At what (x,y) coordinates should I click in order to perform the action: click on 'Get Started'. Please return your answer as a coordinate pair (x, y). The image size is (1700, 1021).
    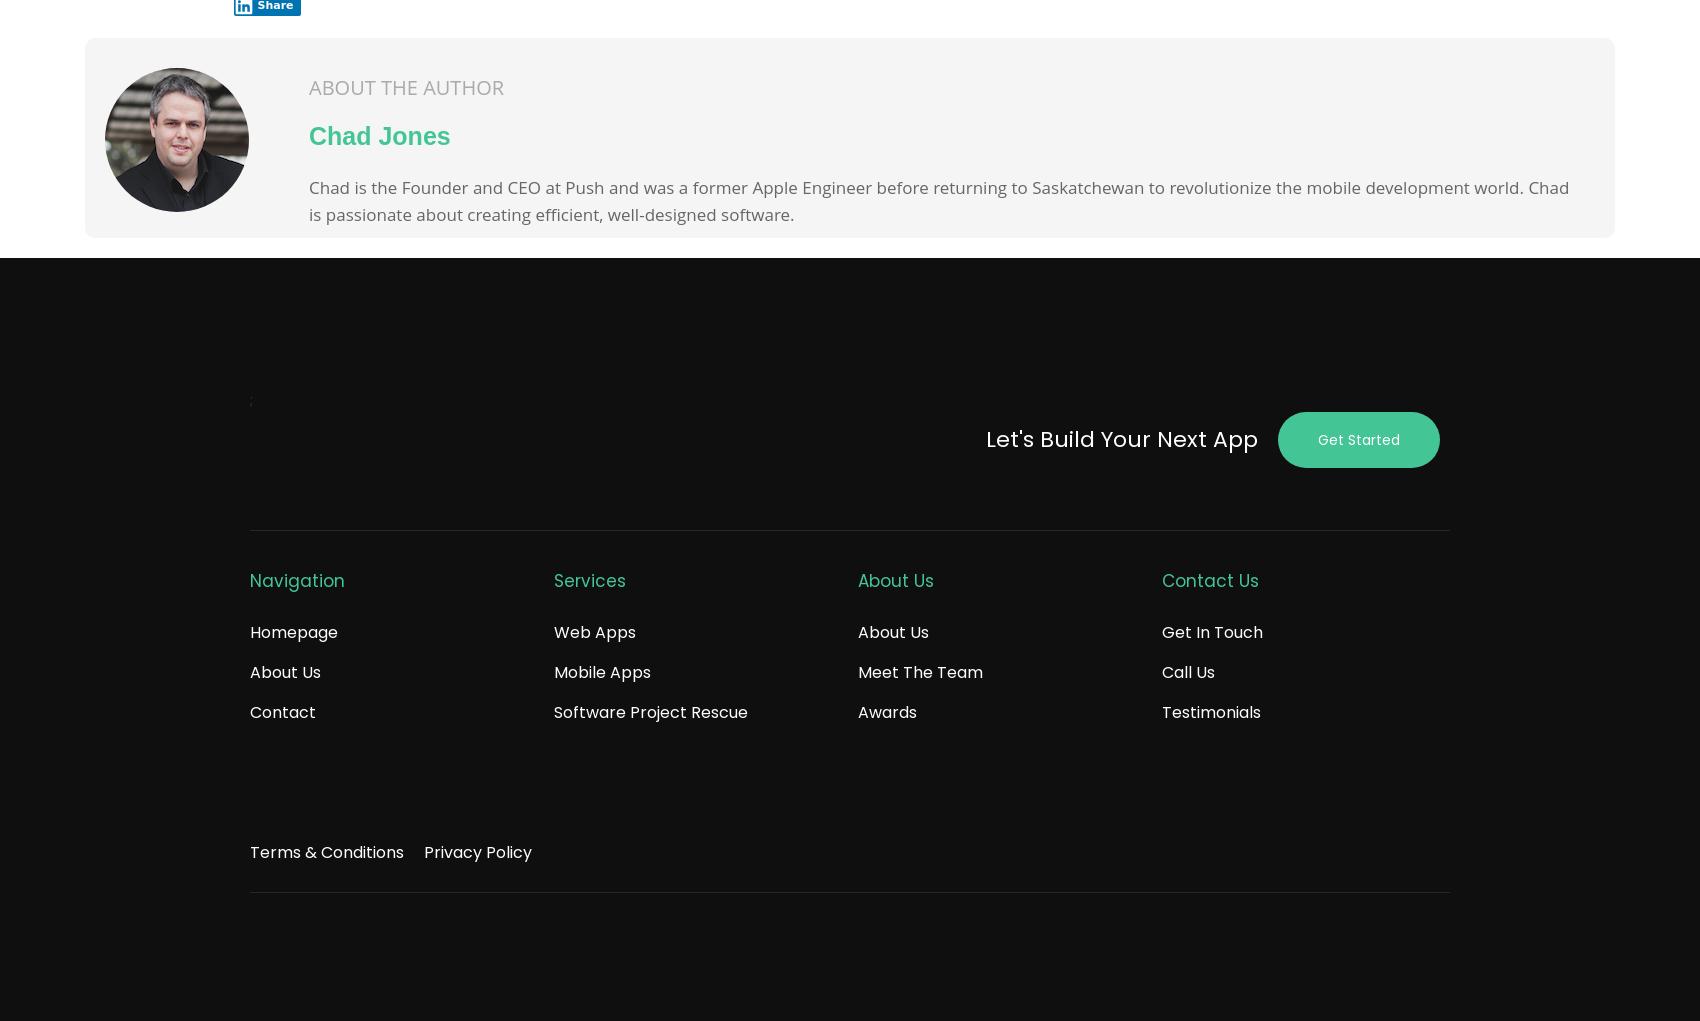
    Looking at the image, I should click on (1358, 440).